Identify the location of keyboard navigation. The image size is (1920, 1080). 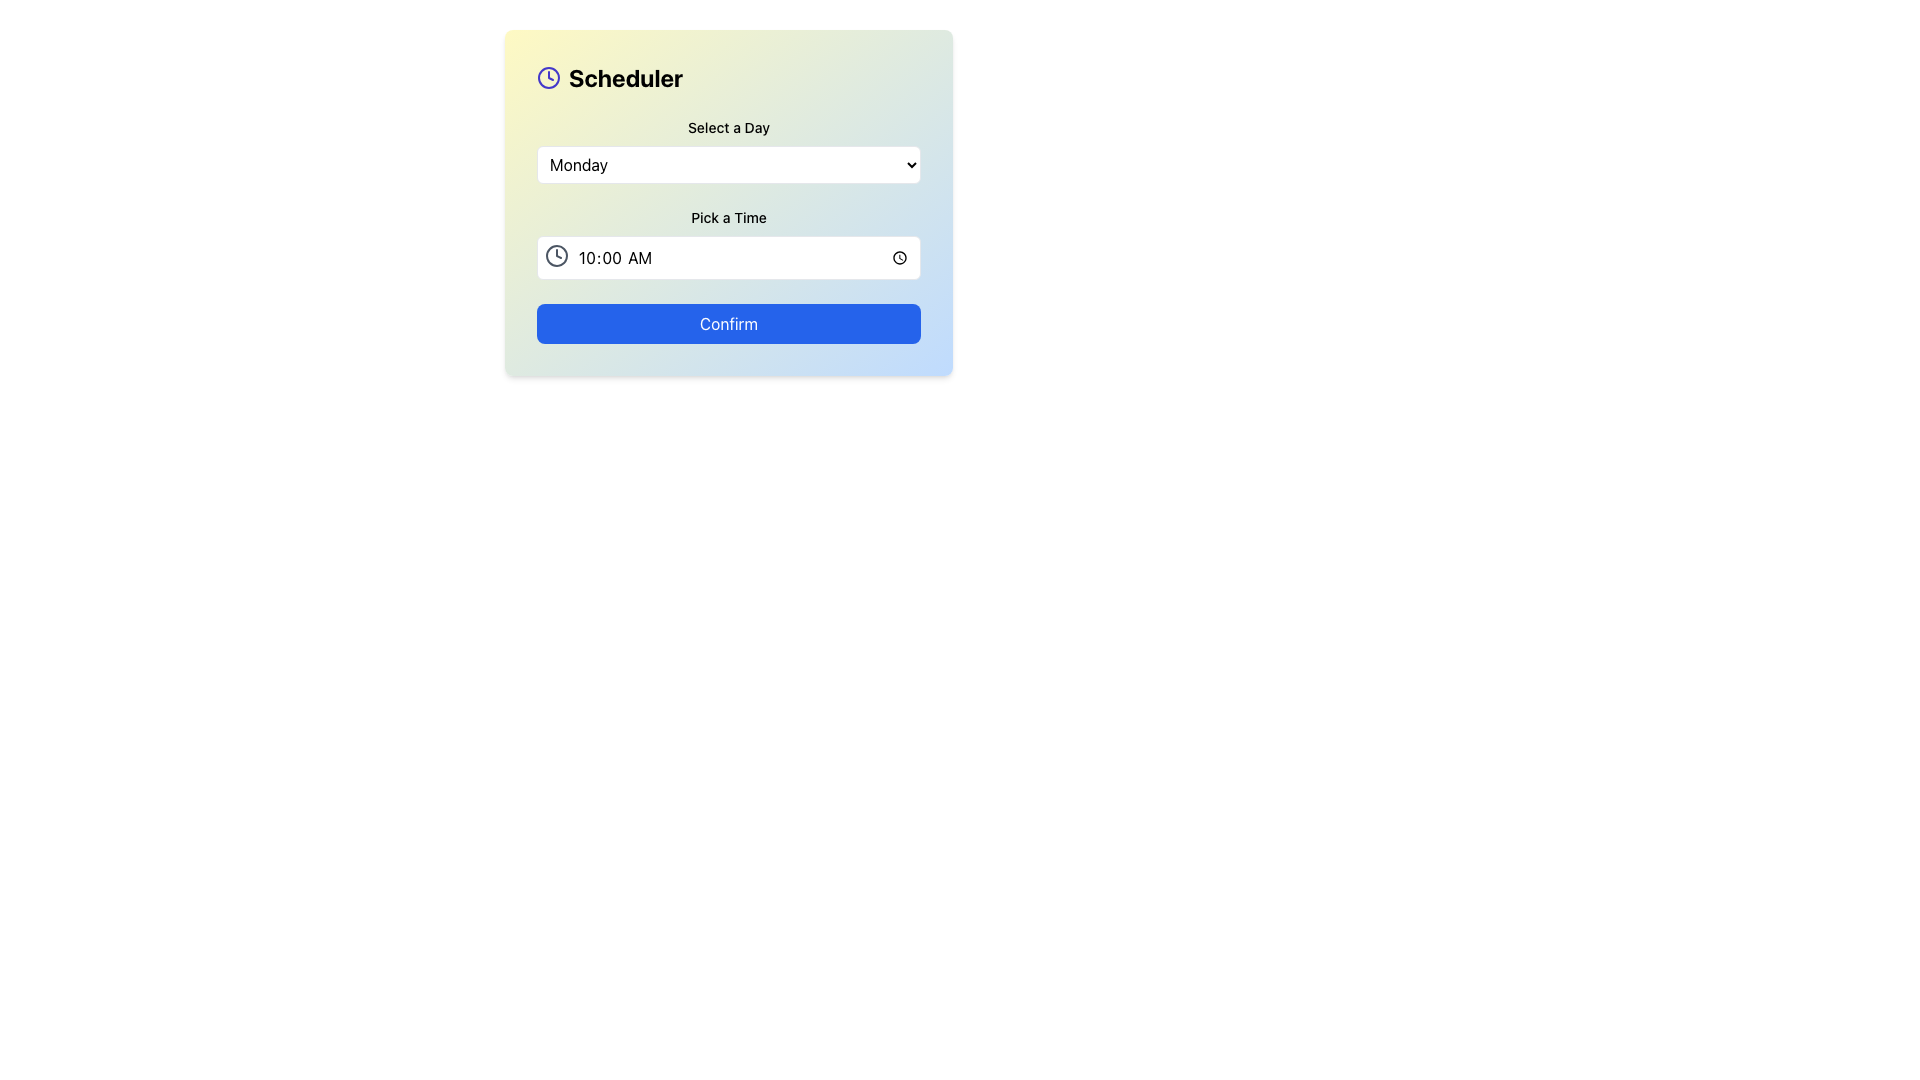
(728, 242).